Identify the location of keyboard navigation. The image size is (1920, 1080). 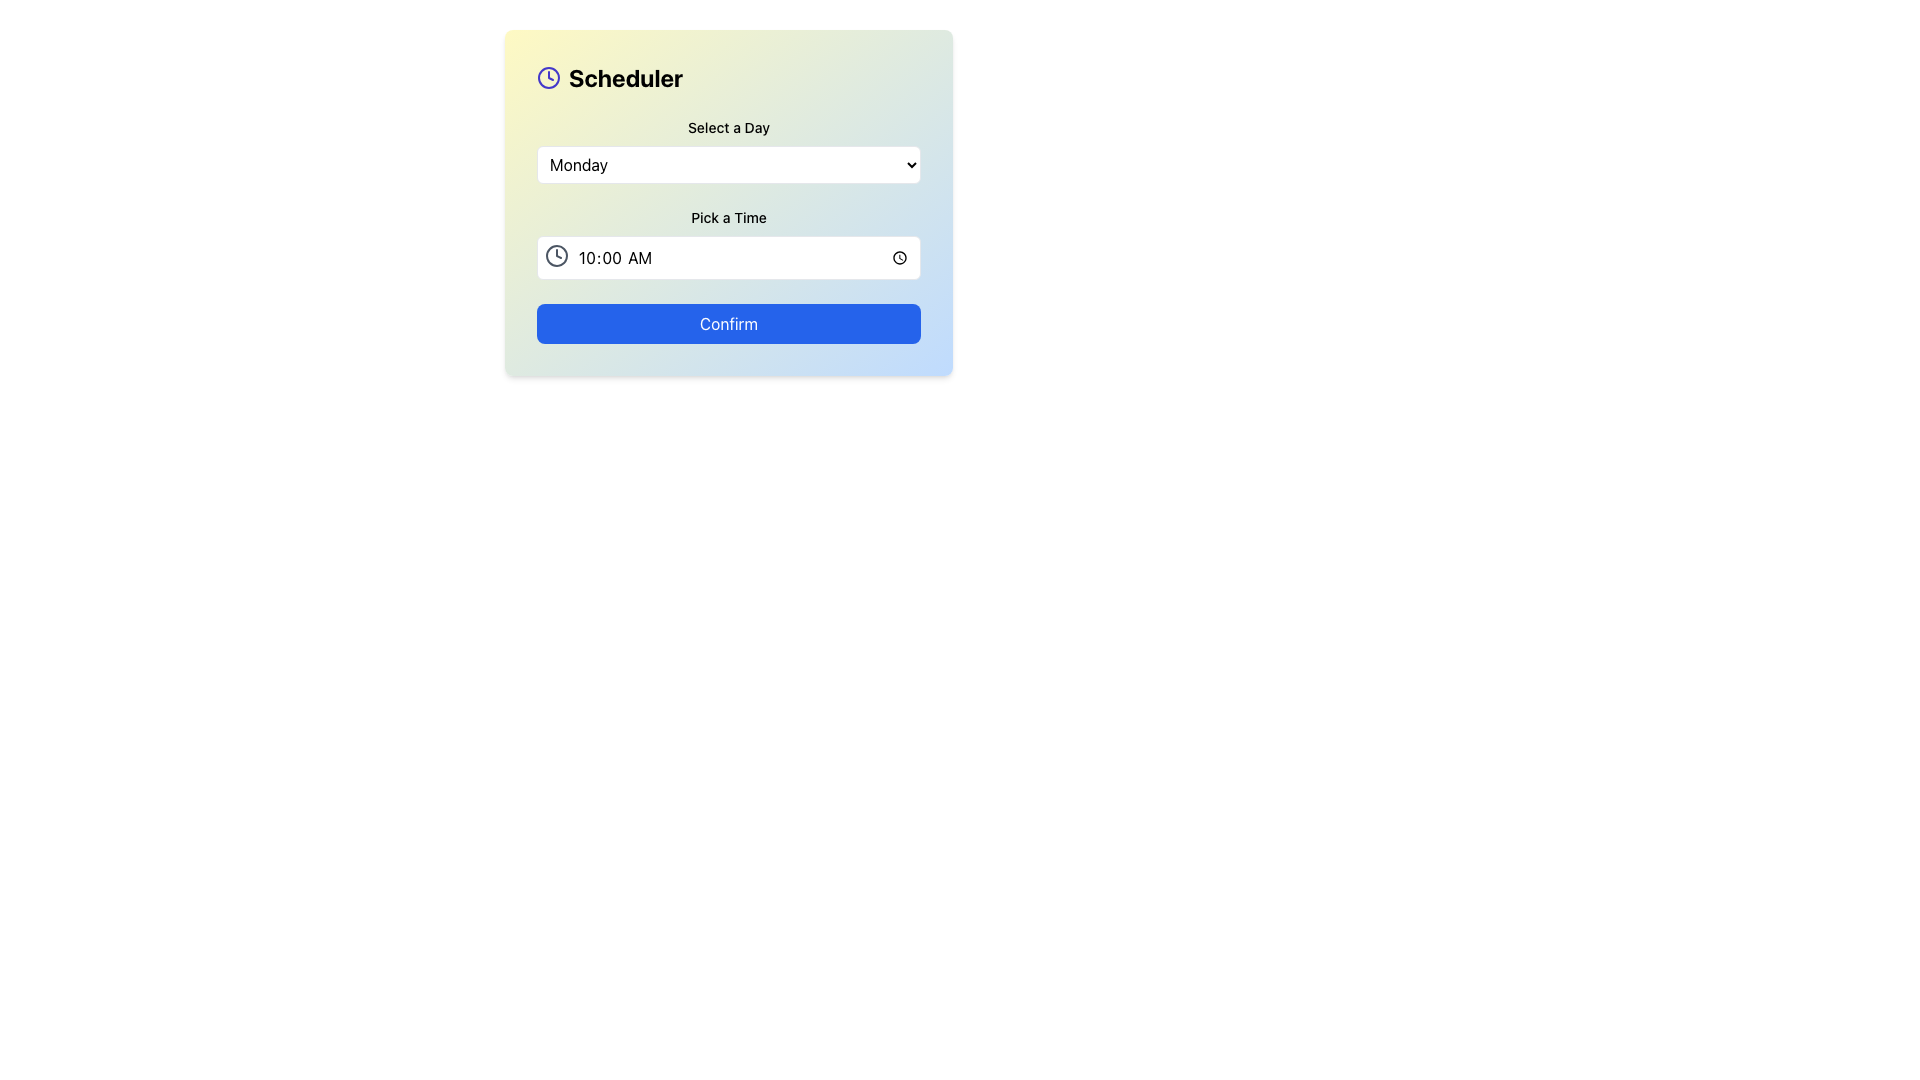
(728, 242).